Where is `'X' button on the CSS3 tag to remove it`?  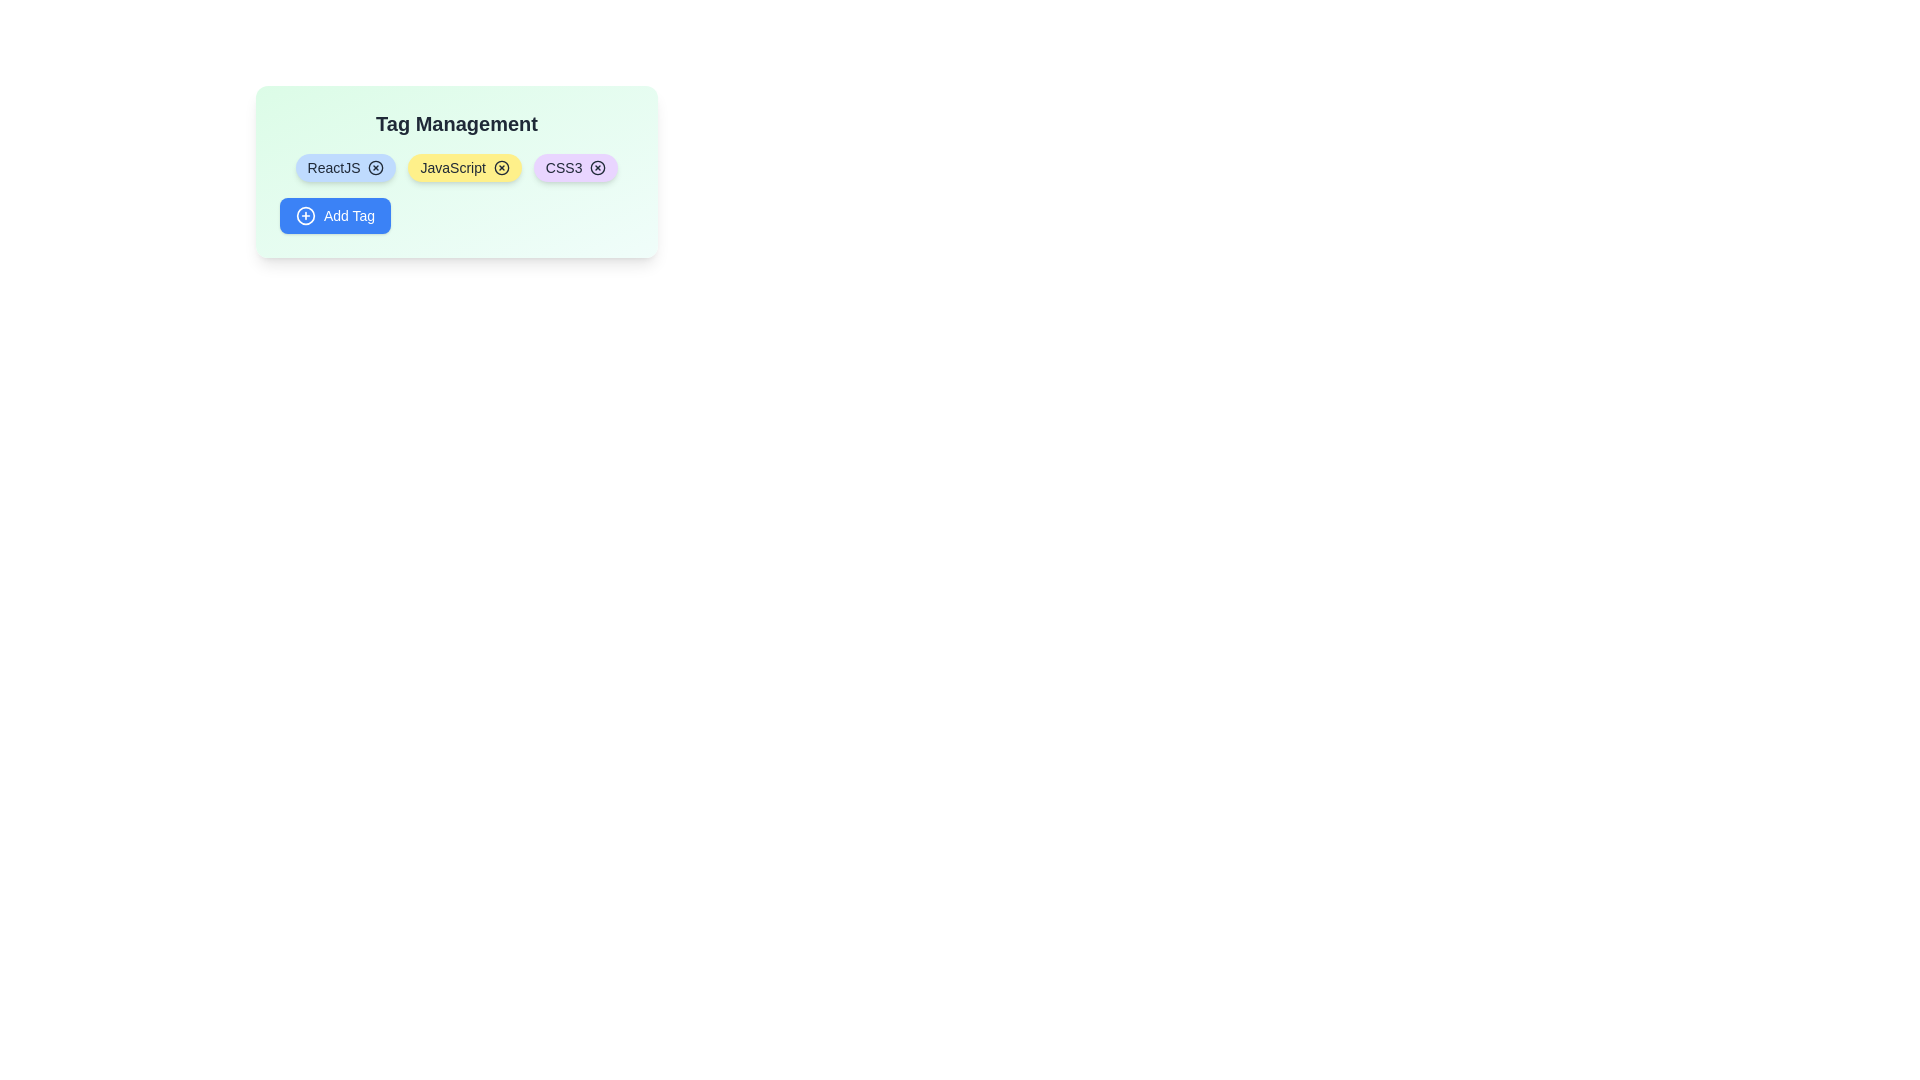
'X' button on the CSS3 tag to remove it is located at coordinates (597, 167).